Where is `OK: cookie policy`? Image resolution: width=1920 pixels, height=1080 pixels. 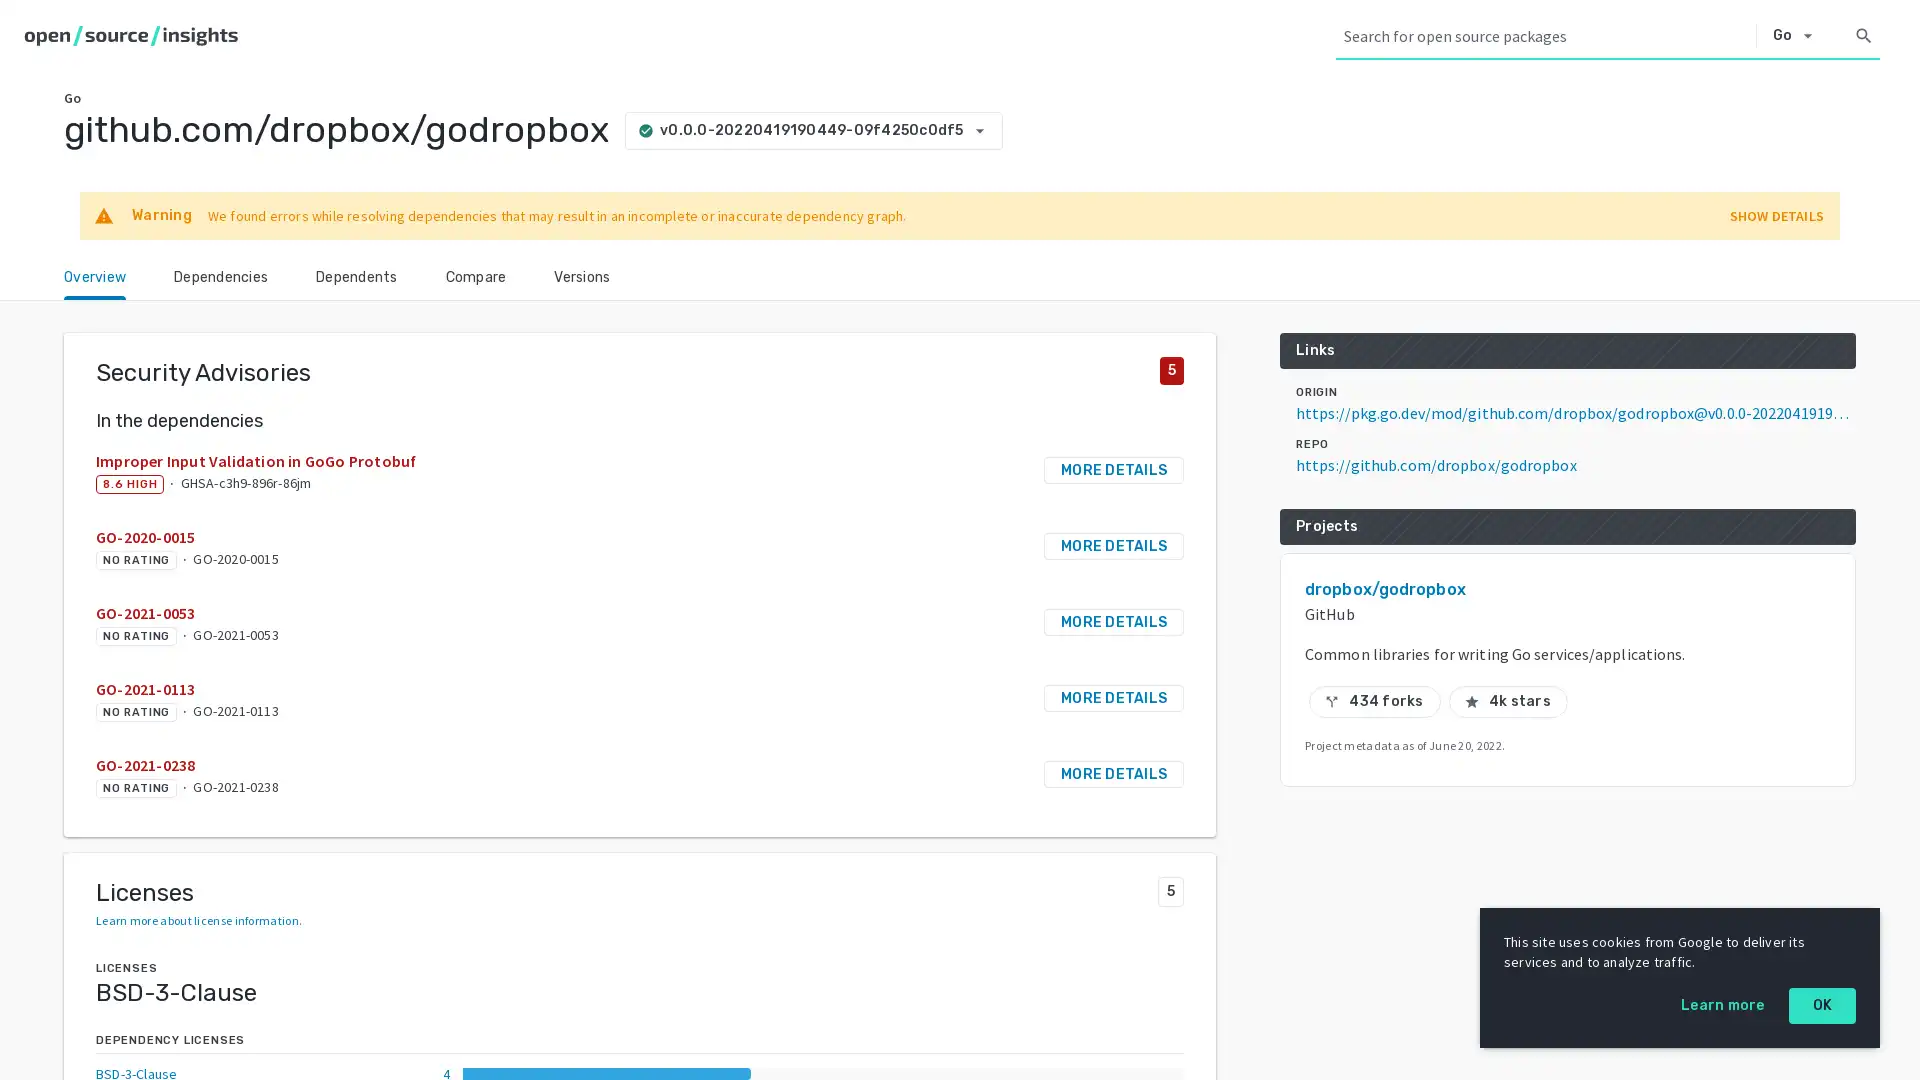
OK: cookie policy is located at coordinates (1822, 1006).